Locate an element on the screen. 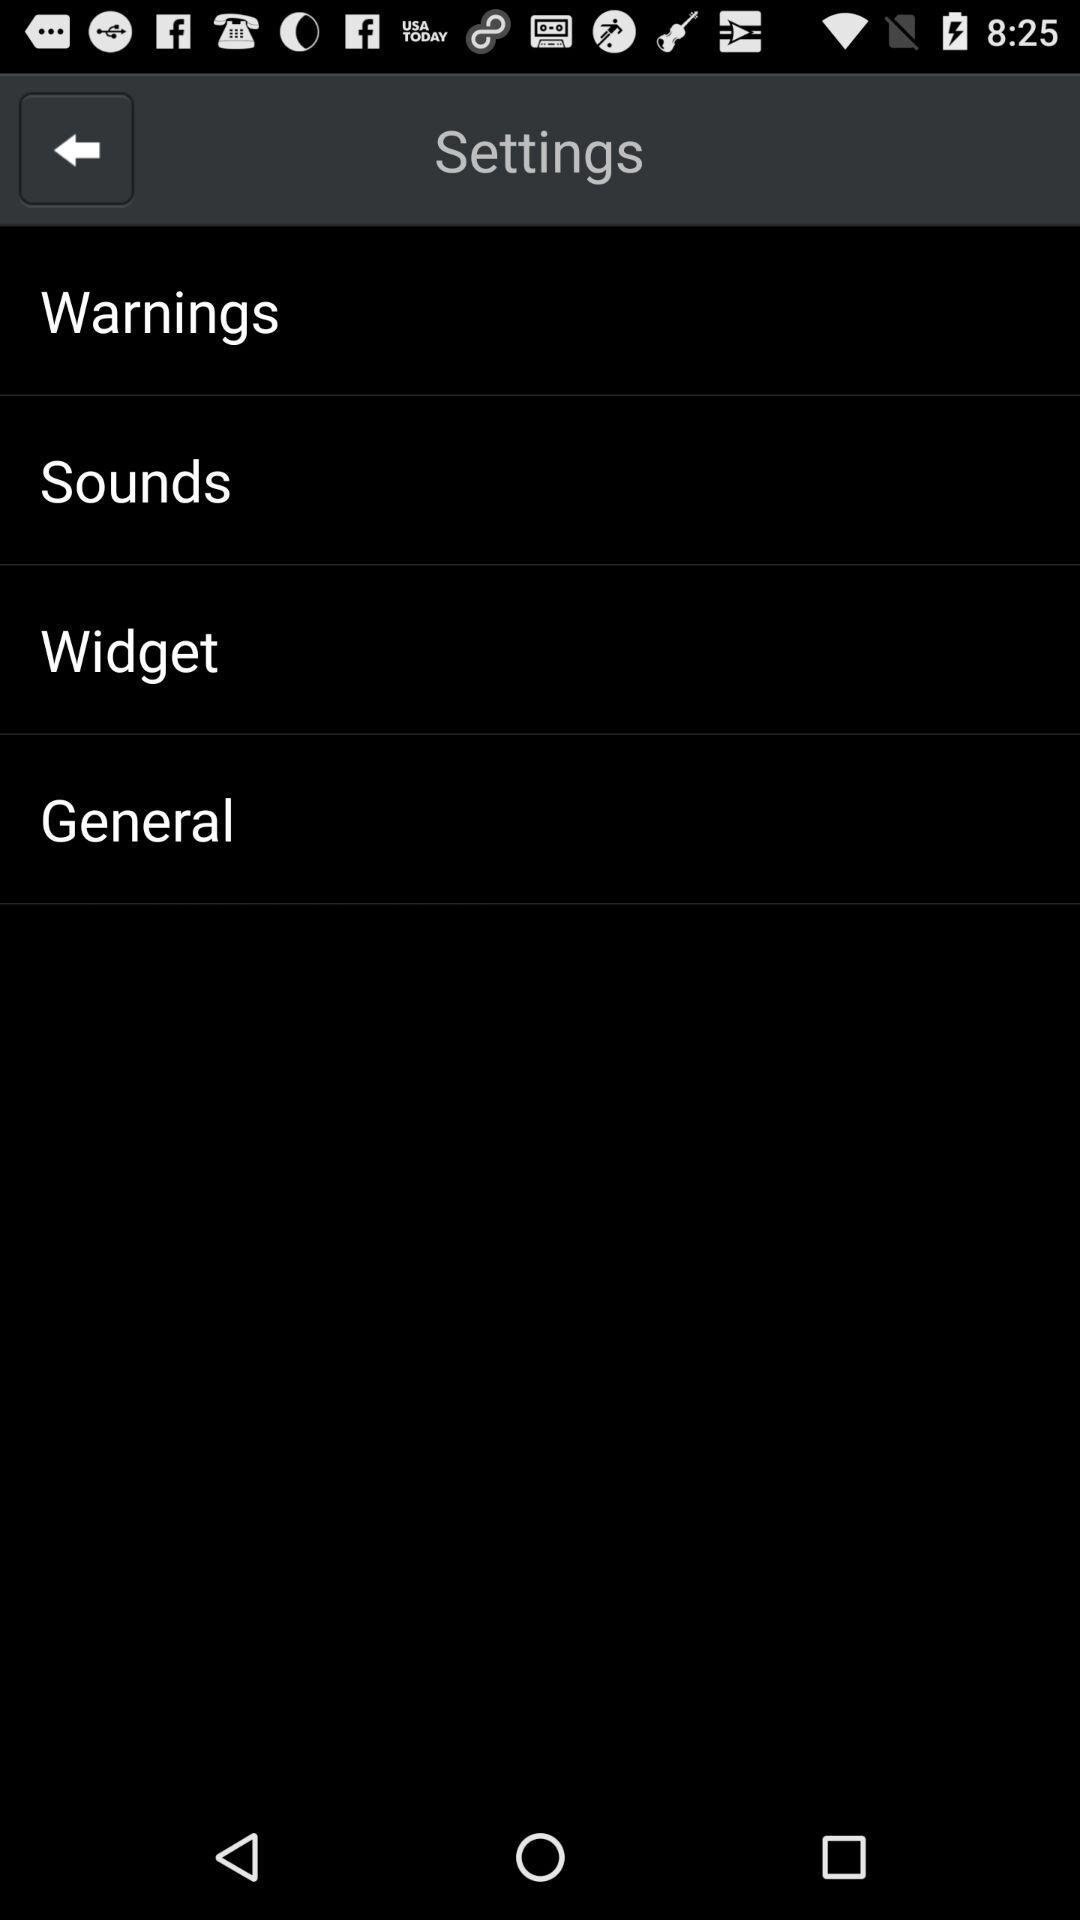  go back is located at coordinates (75, 148).